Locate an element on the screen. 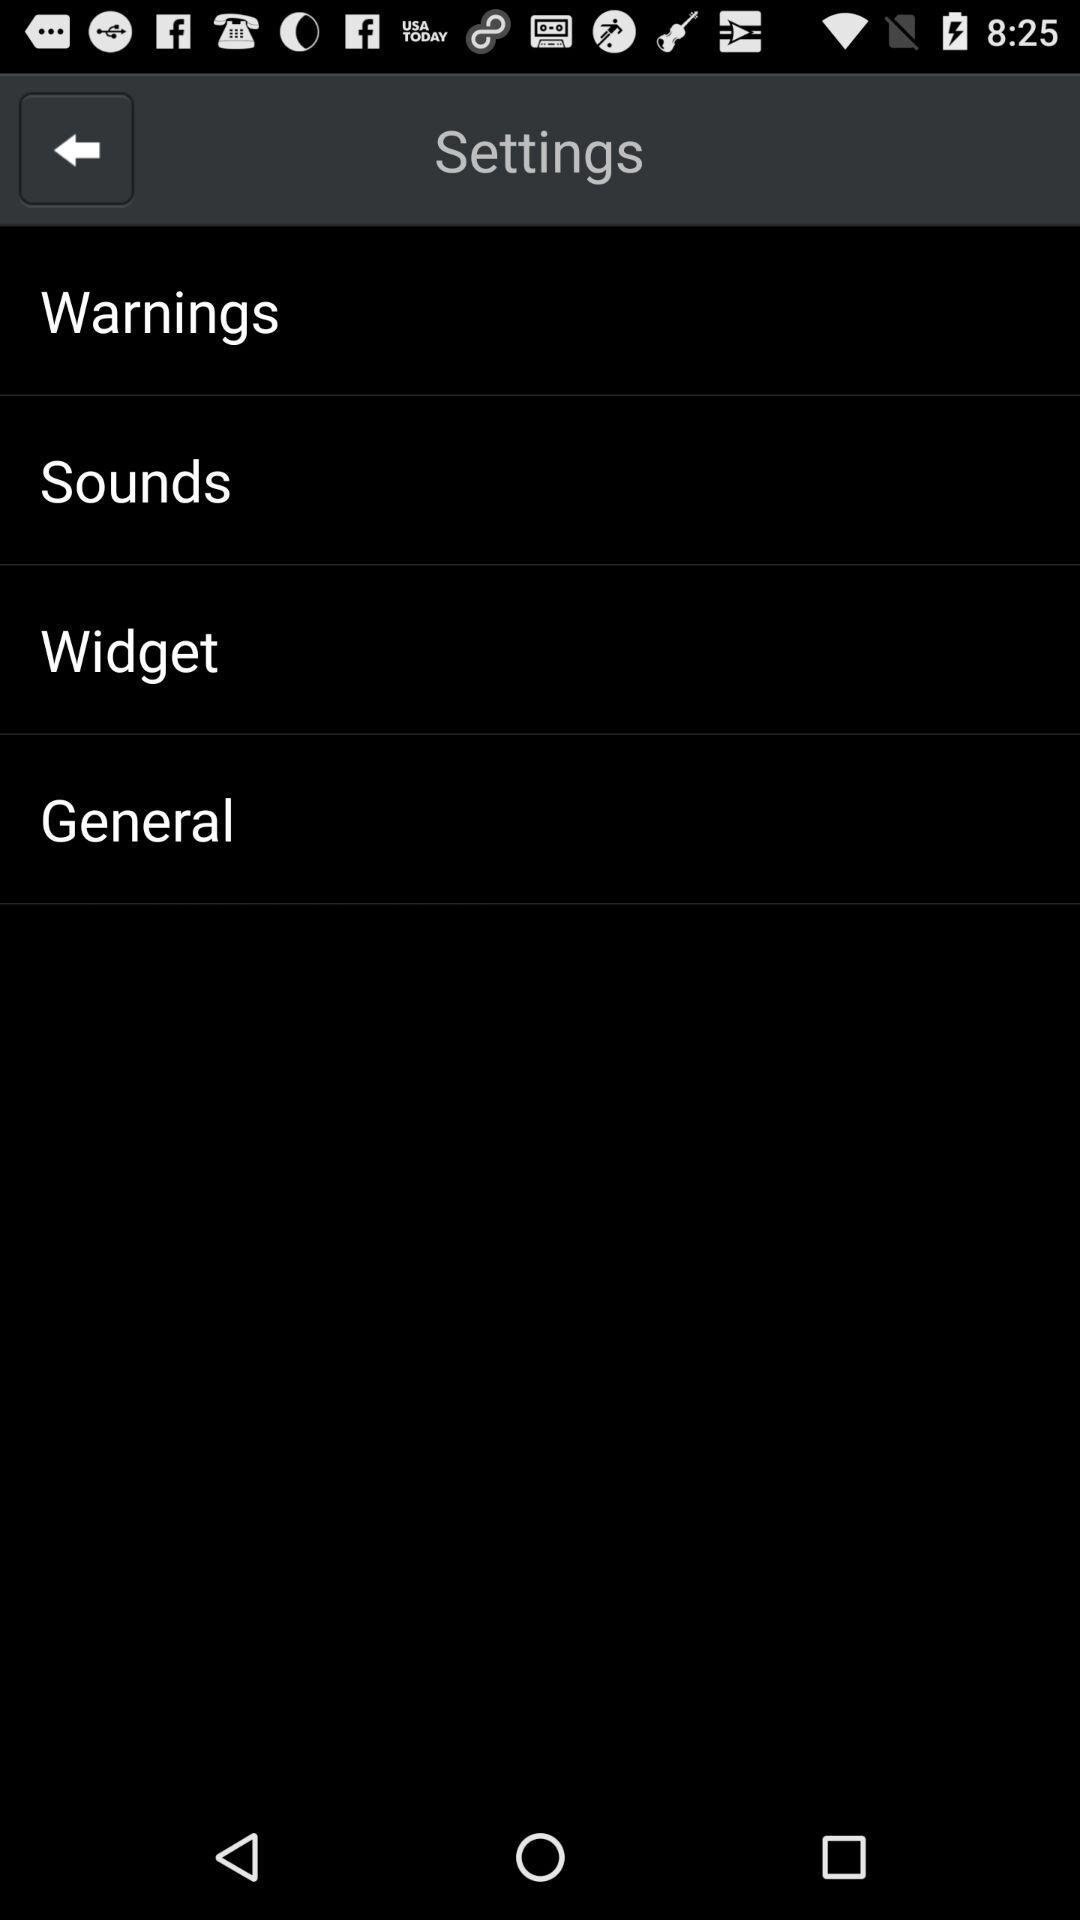  go back is located at coordinates (75, 148).